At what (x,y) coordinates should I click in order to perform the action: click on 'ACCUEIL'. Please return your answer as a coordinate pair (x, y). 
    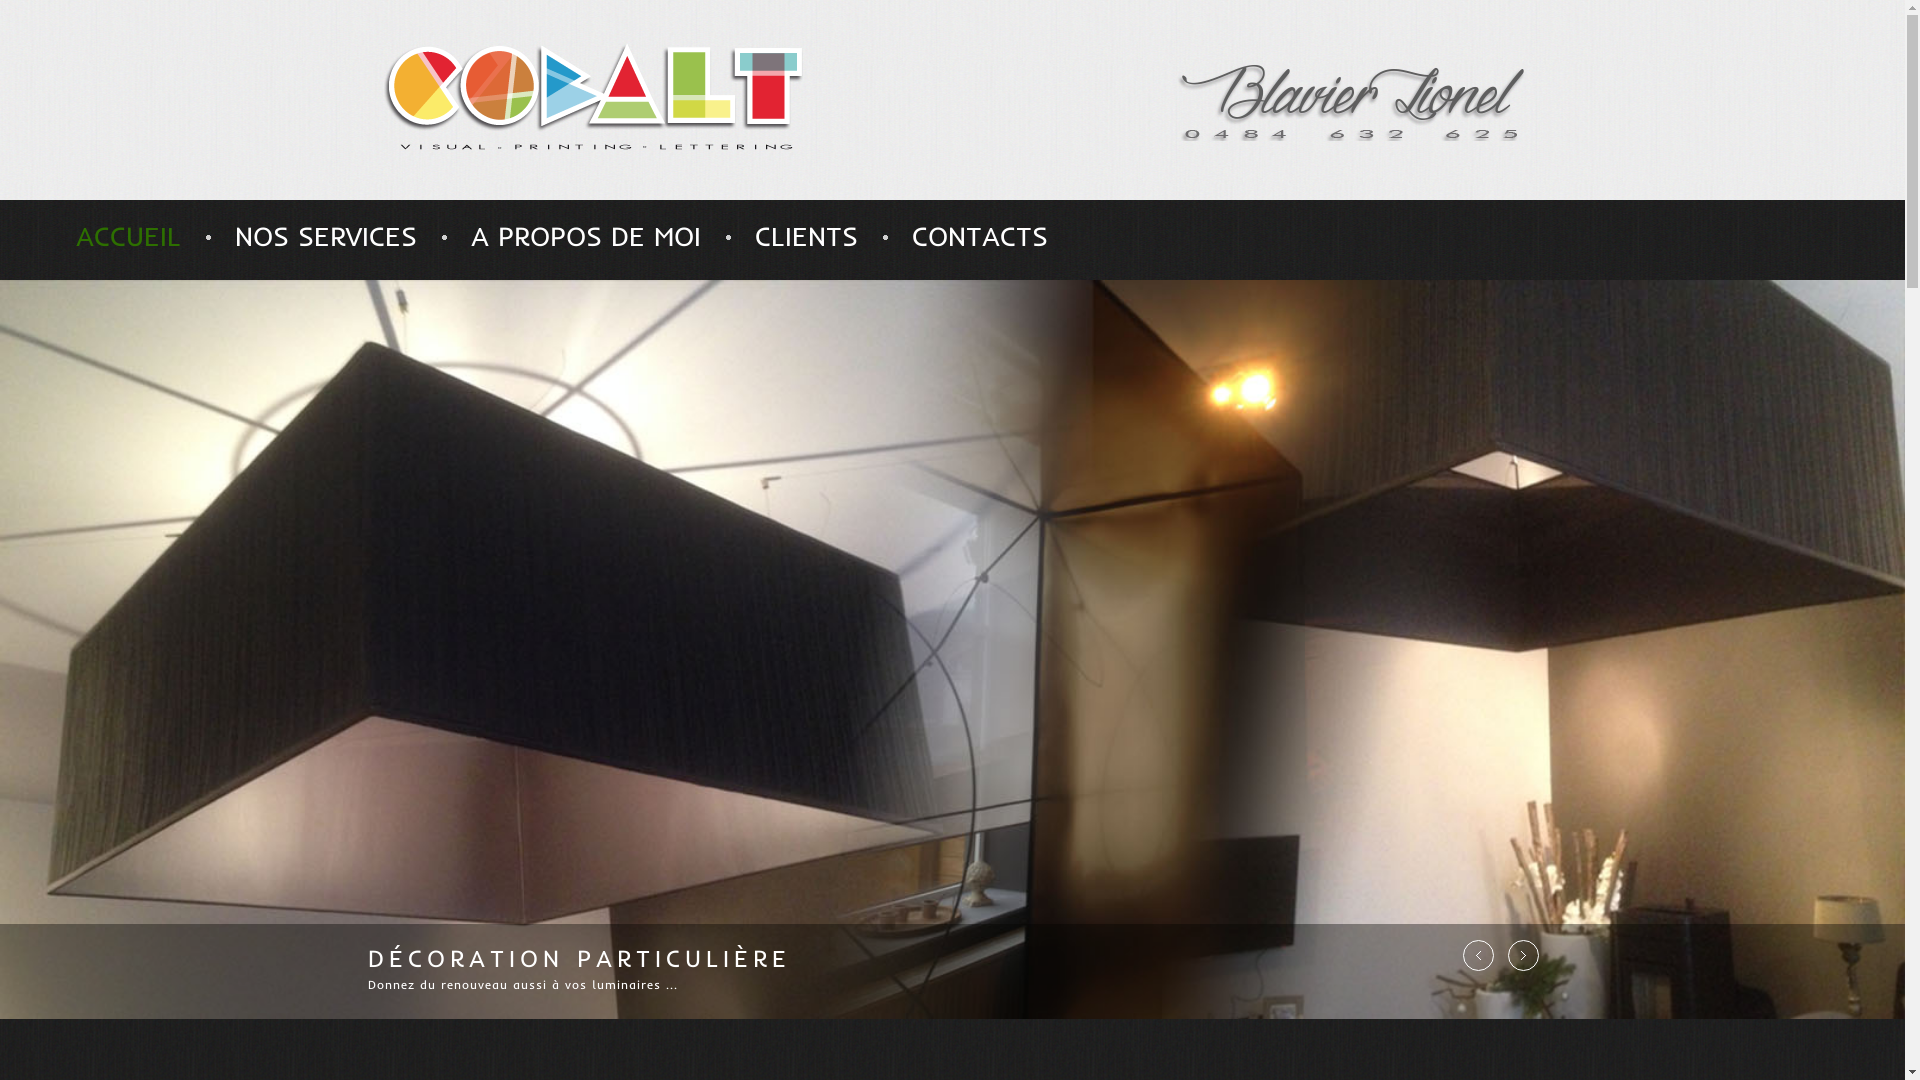
    Looking at the image, I should click on (127, 235).